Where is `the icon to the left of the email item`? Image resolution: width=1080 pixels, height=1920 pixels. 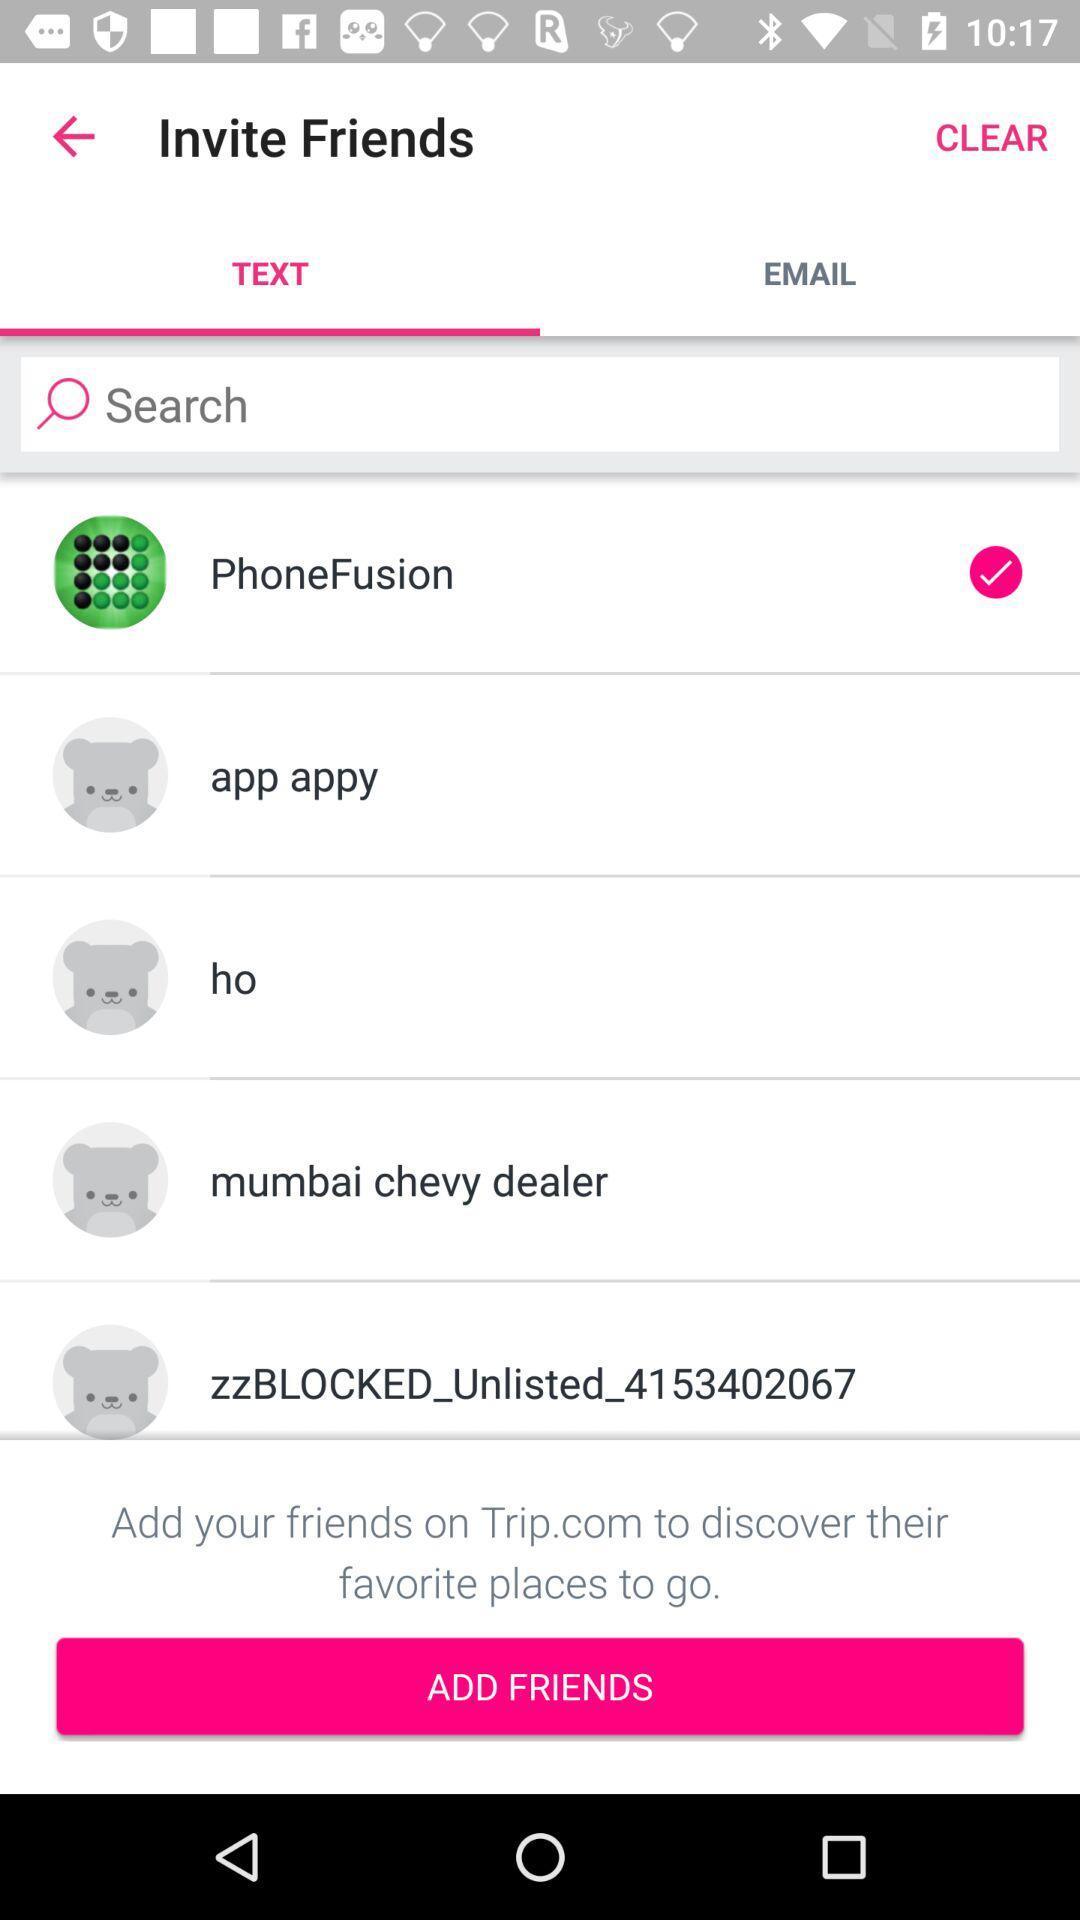 the icon to the left of the email item is located at coordinates (270, 272).